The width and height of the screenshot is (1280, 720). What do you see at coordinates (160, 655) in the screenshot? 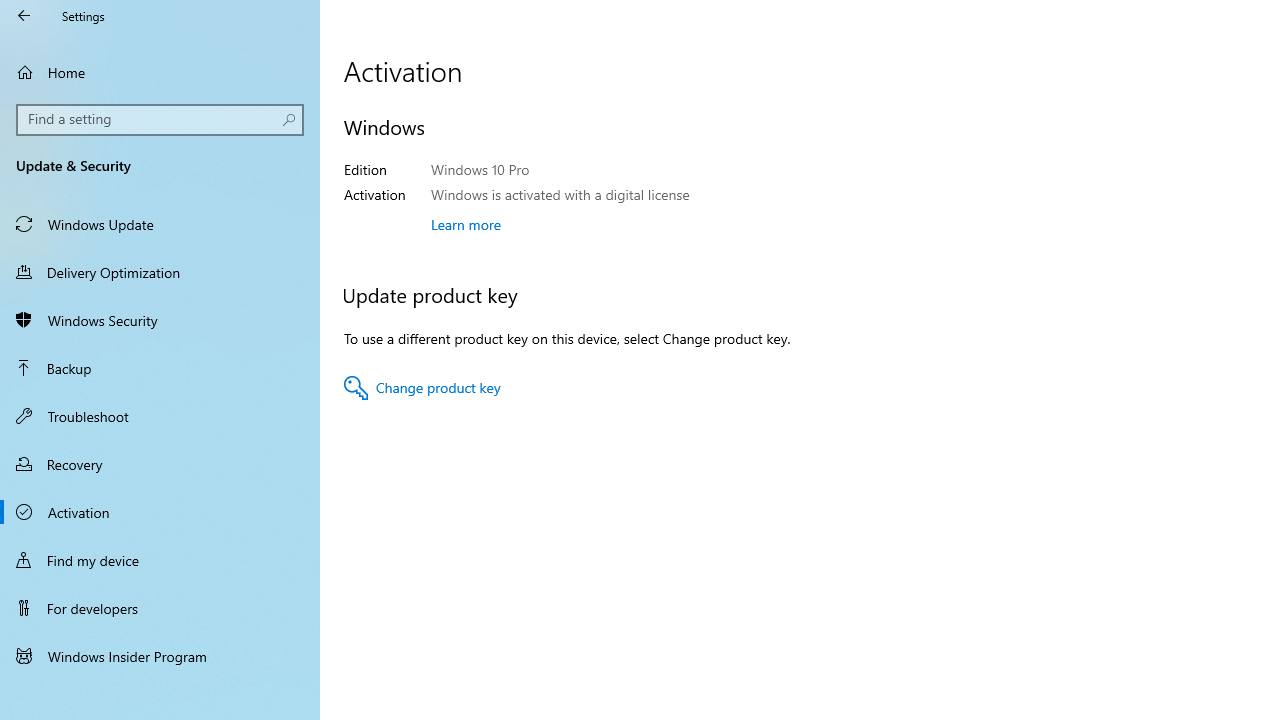
I see `'Windows Insider Program'` at bounding box center [160, 655].